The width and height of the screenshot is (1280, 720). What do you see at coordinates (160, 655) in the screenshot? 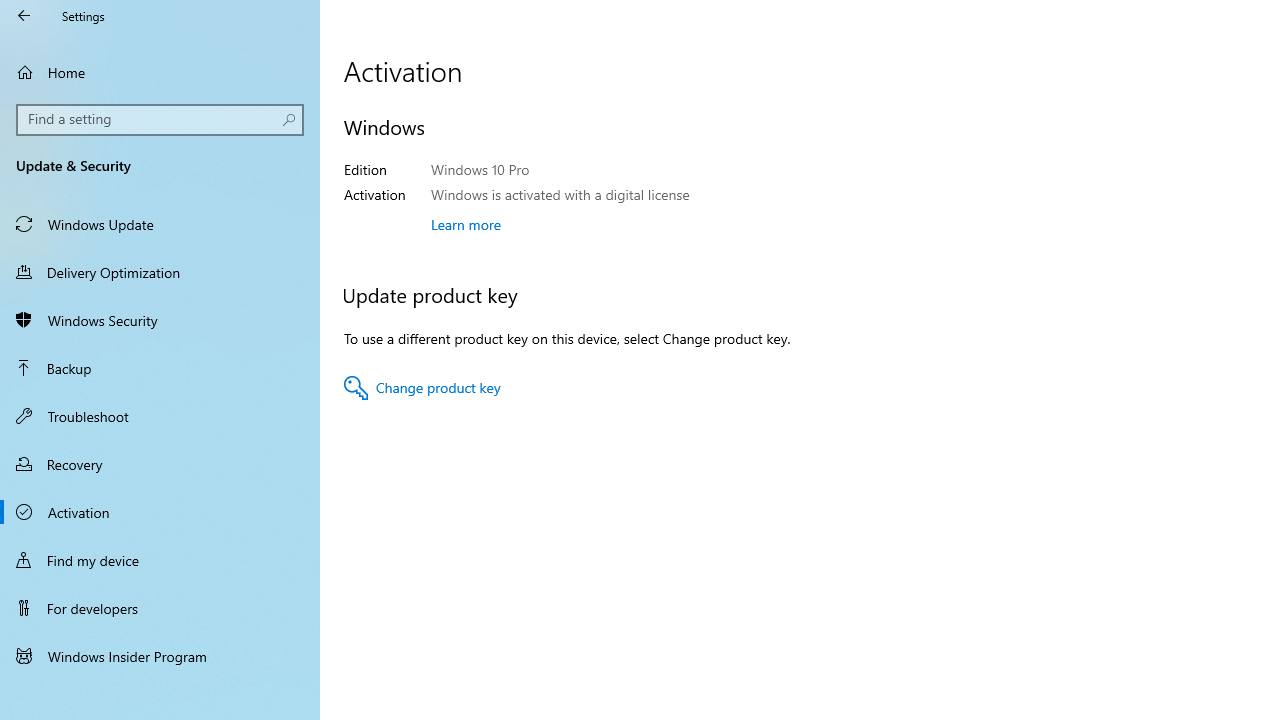
I see `'Windows Insider Program'` at bounding box center [160, 655].